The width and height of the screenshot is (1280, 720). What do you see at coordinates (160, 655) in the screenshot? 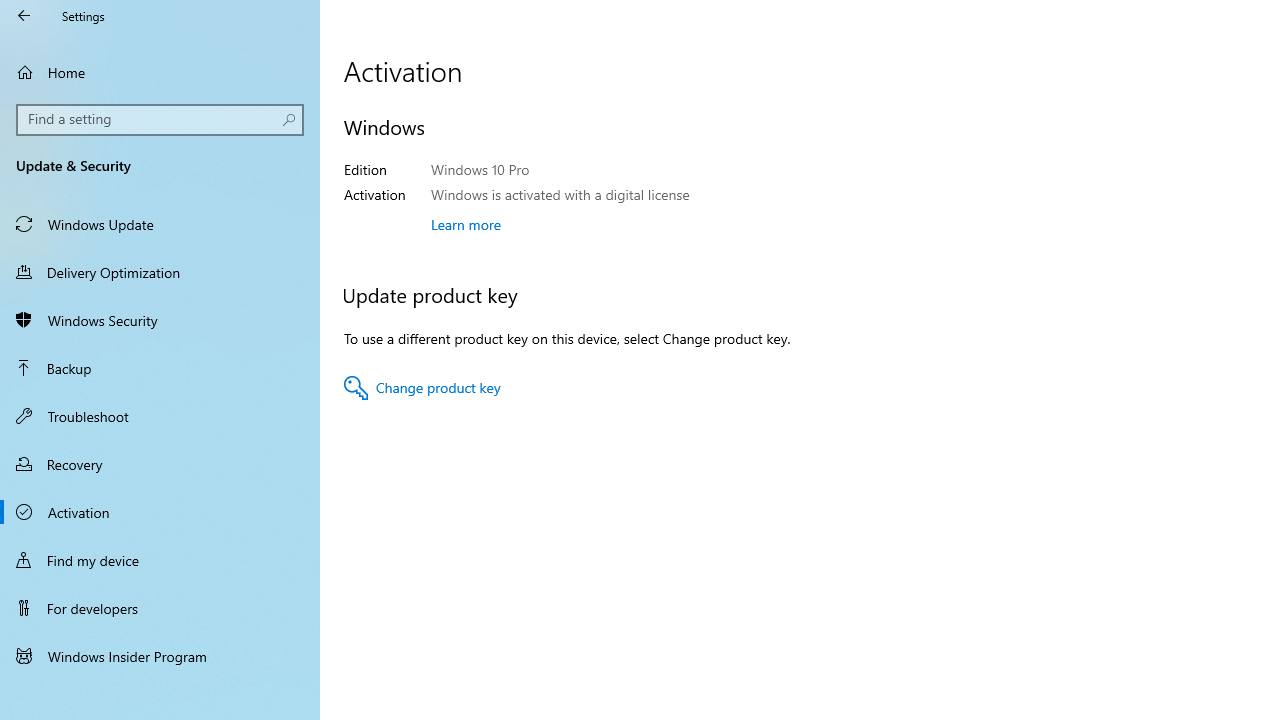
I see `'Windows Insider Program'` at bounding box center [160, 655].